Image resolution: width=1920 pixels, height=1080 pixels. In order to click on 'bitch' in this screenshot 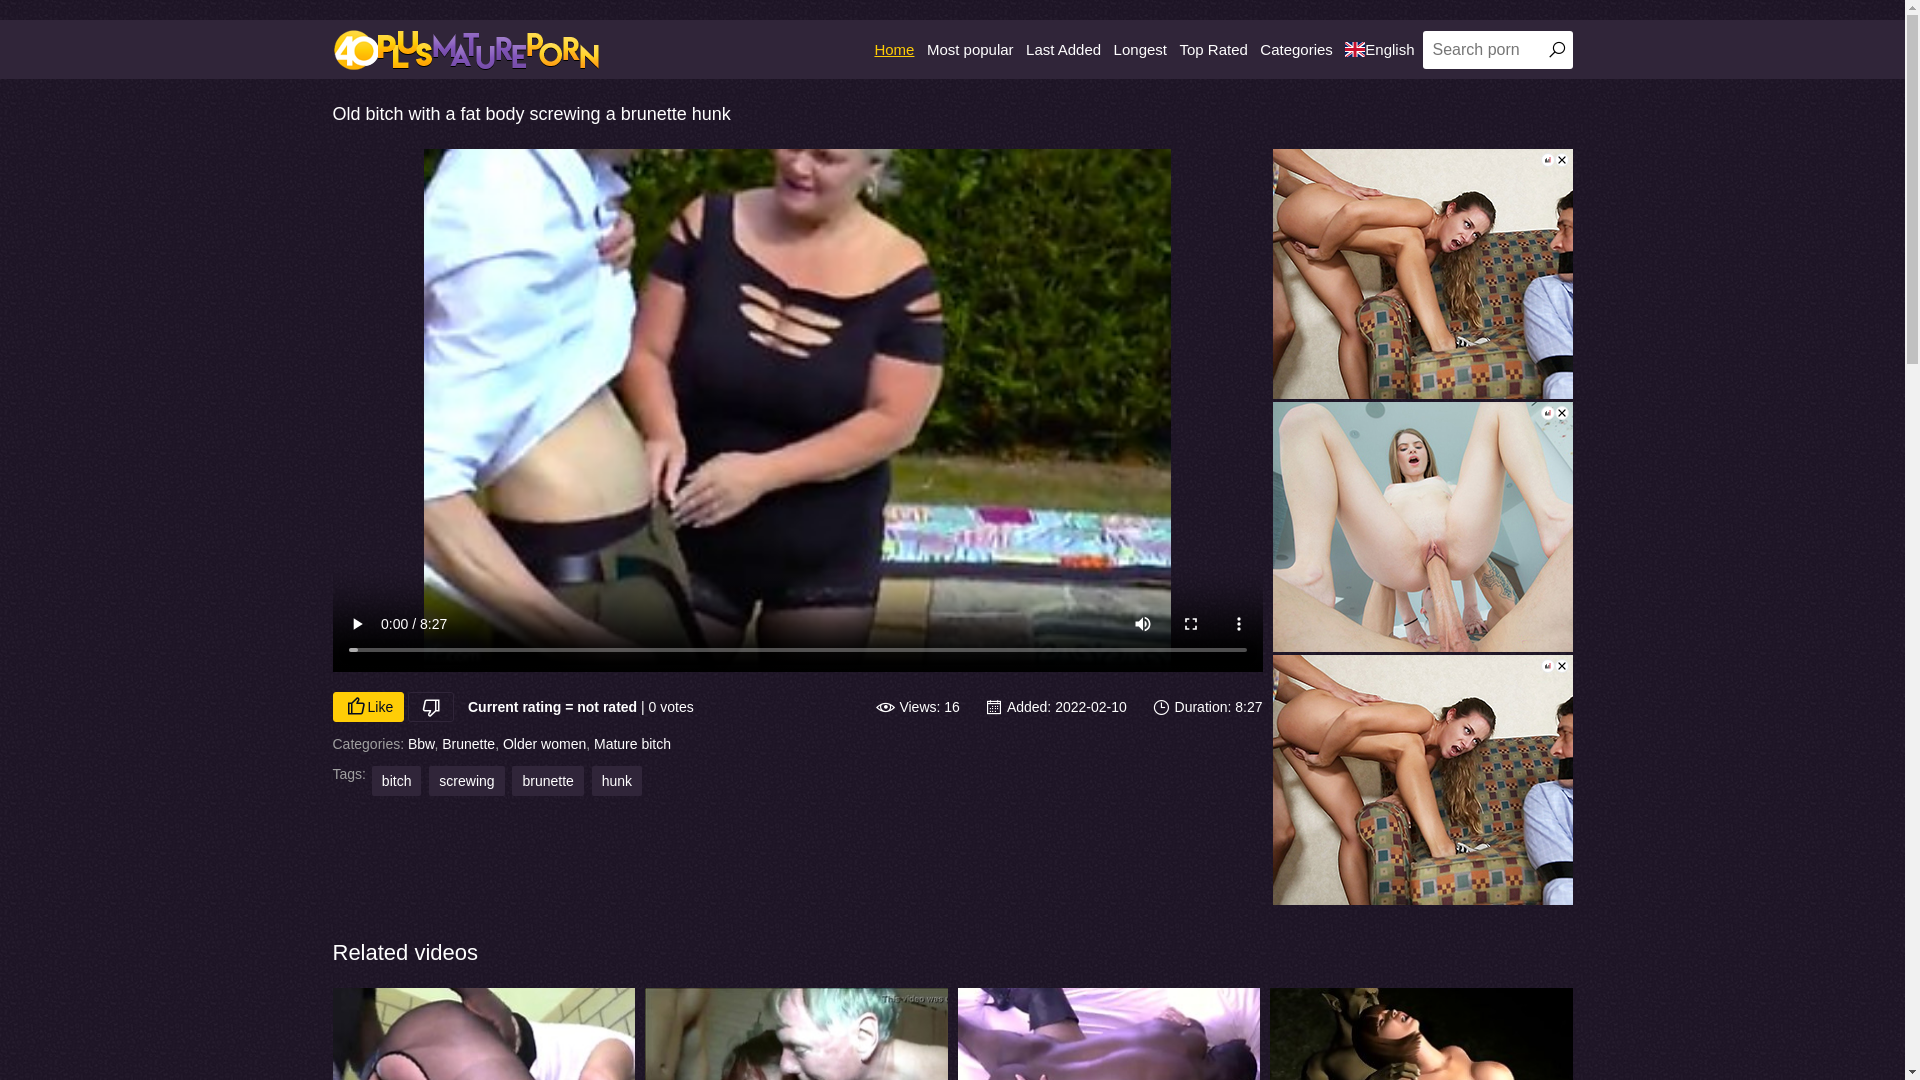, I will do `click(372, 779)`.